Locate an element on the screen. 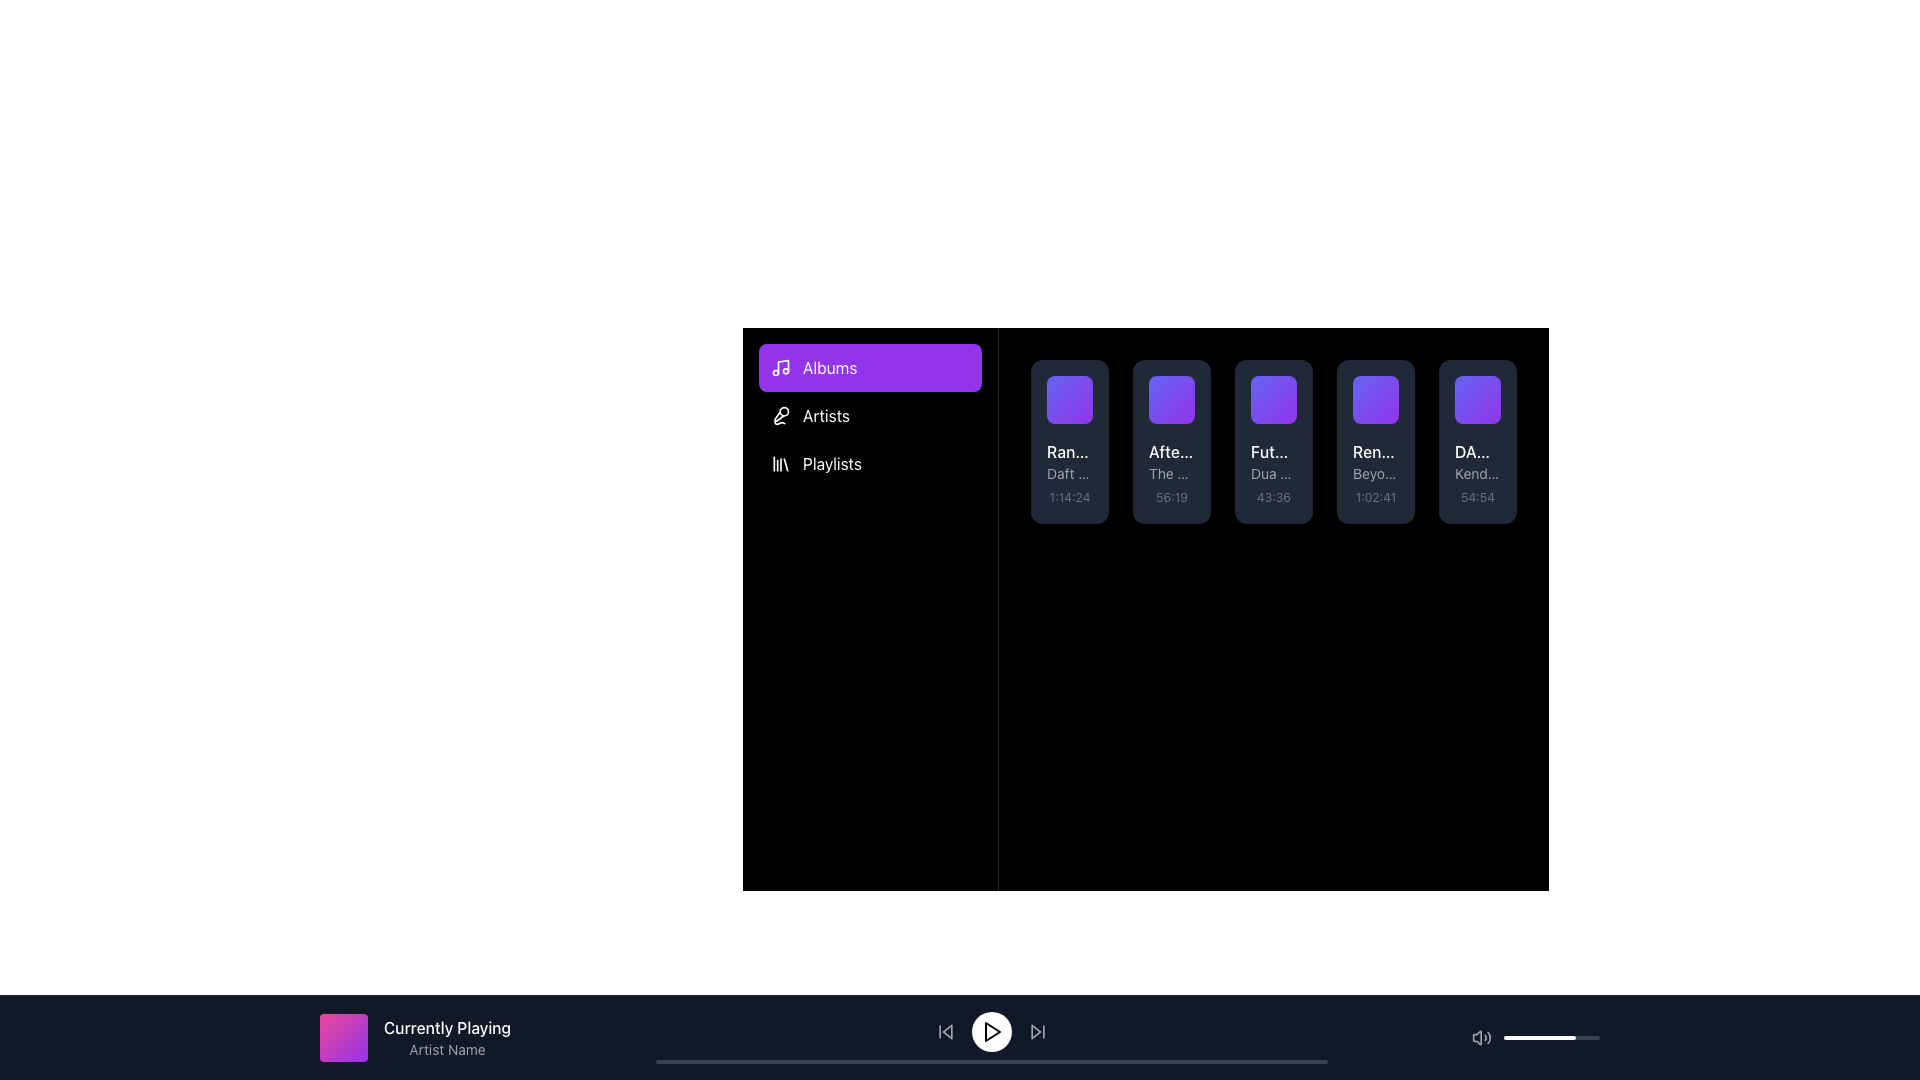 The height and width of the screenshot is (1080, 1920). the play/pause button located at the center of the bottom navigation bar is located at coordinates (991, 1032).